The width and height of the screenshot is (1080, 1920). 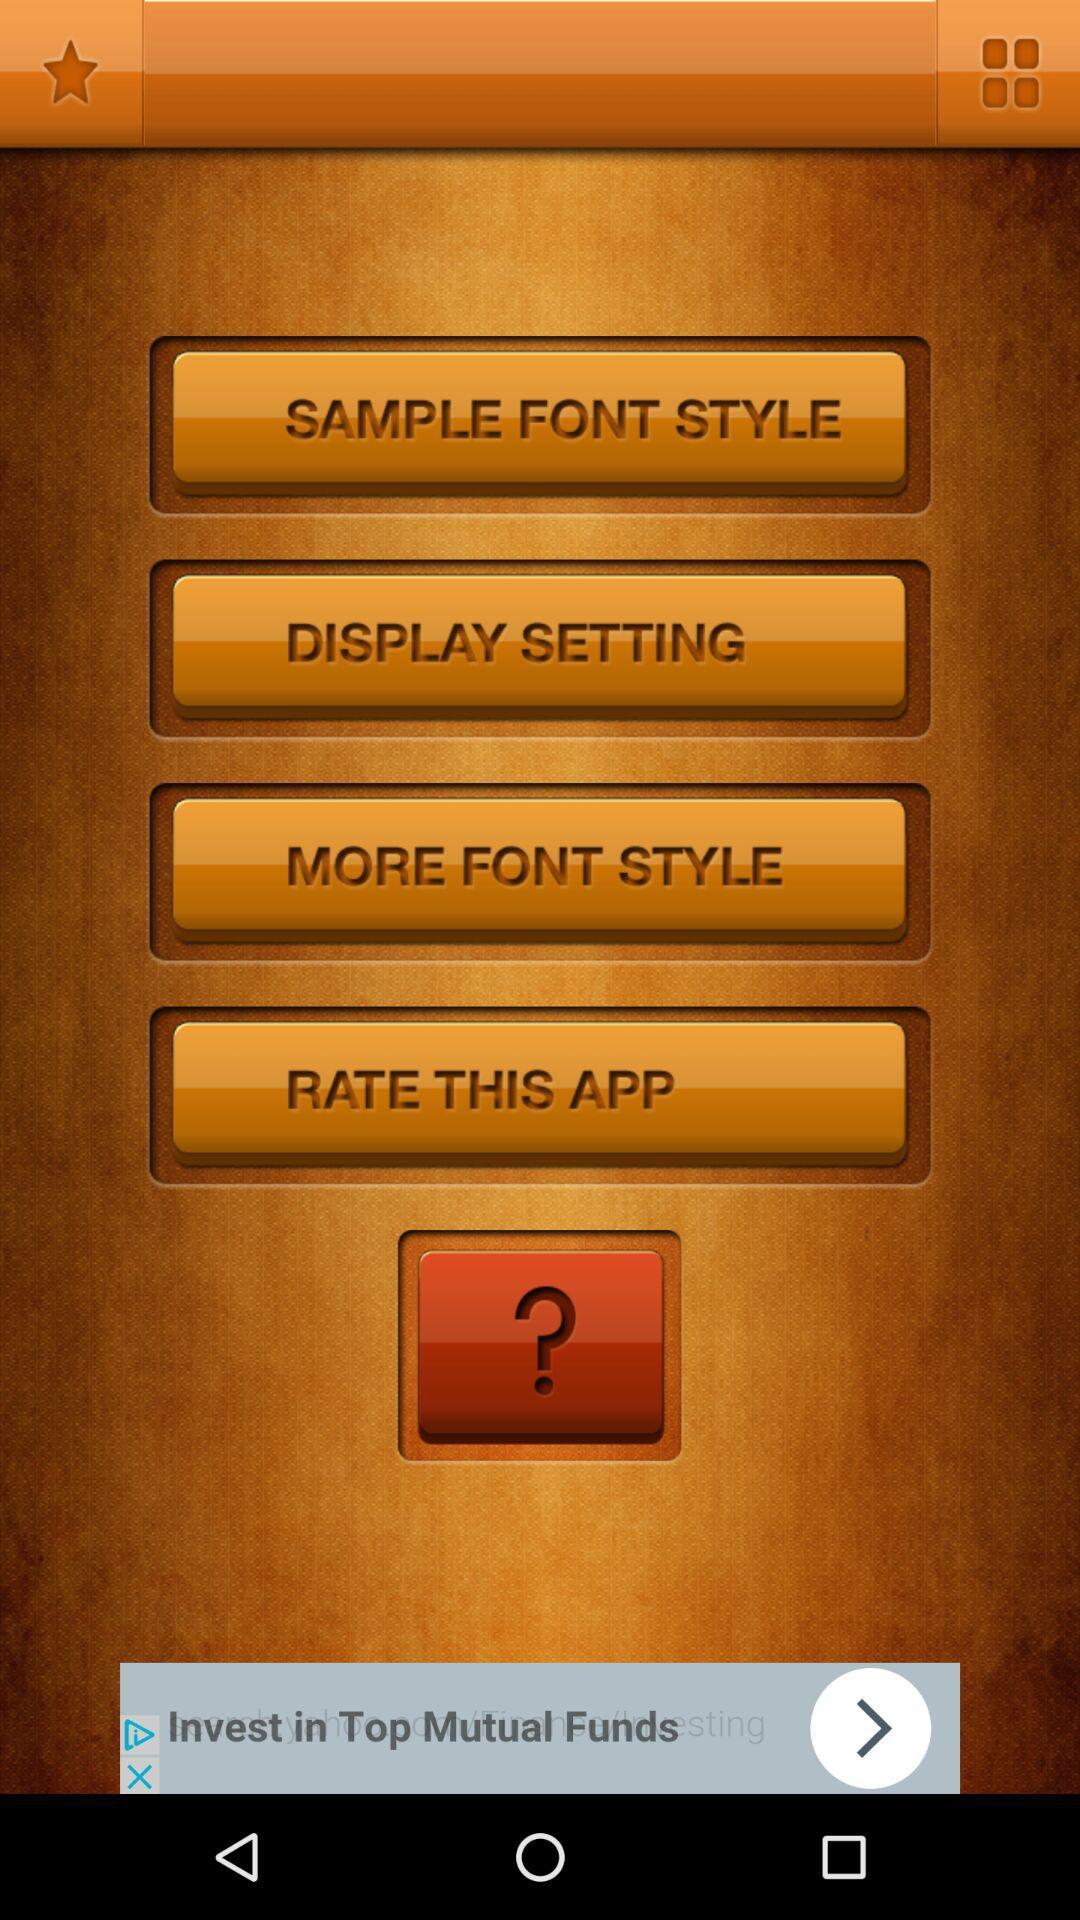 What do you see at coordinates (540, 1727) in the screenshot?
I see `open advertisement` at bounding box center [540, 1727].